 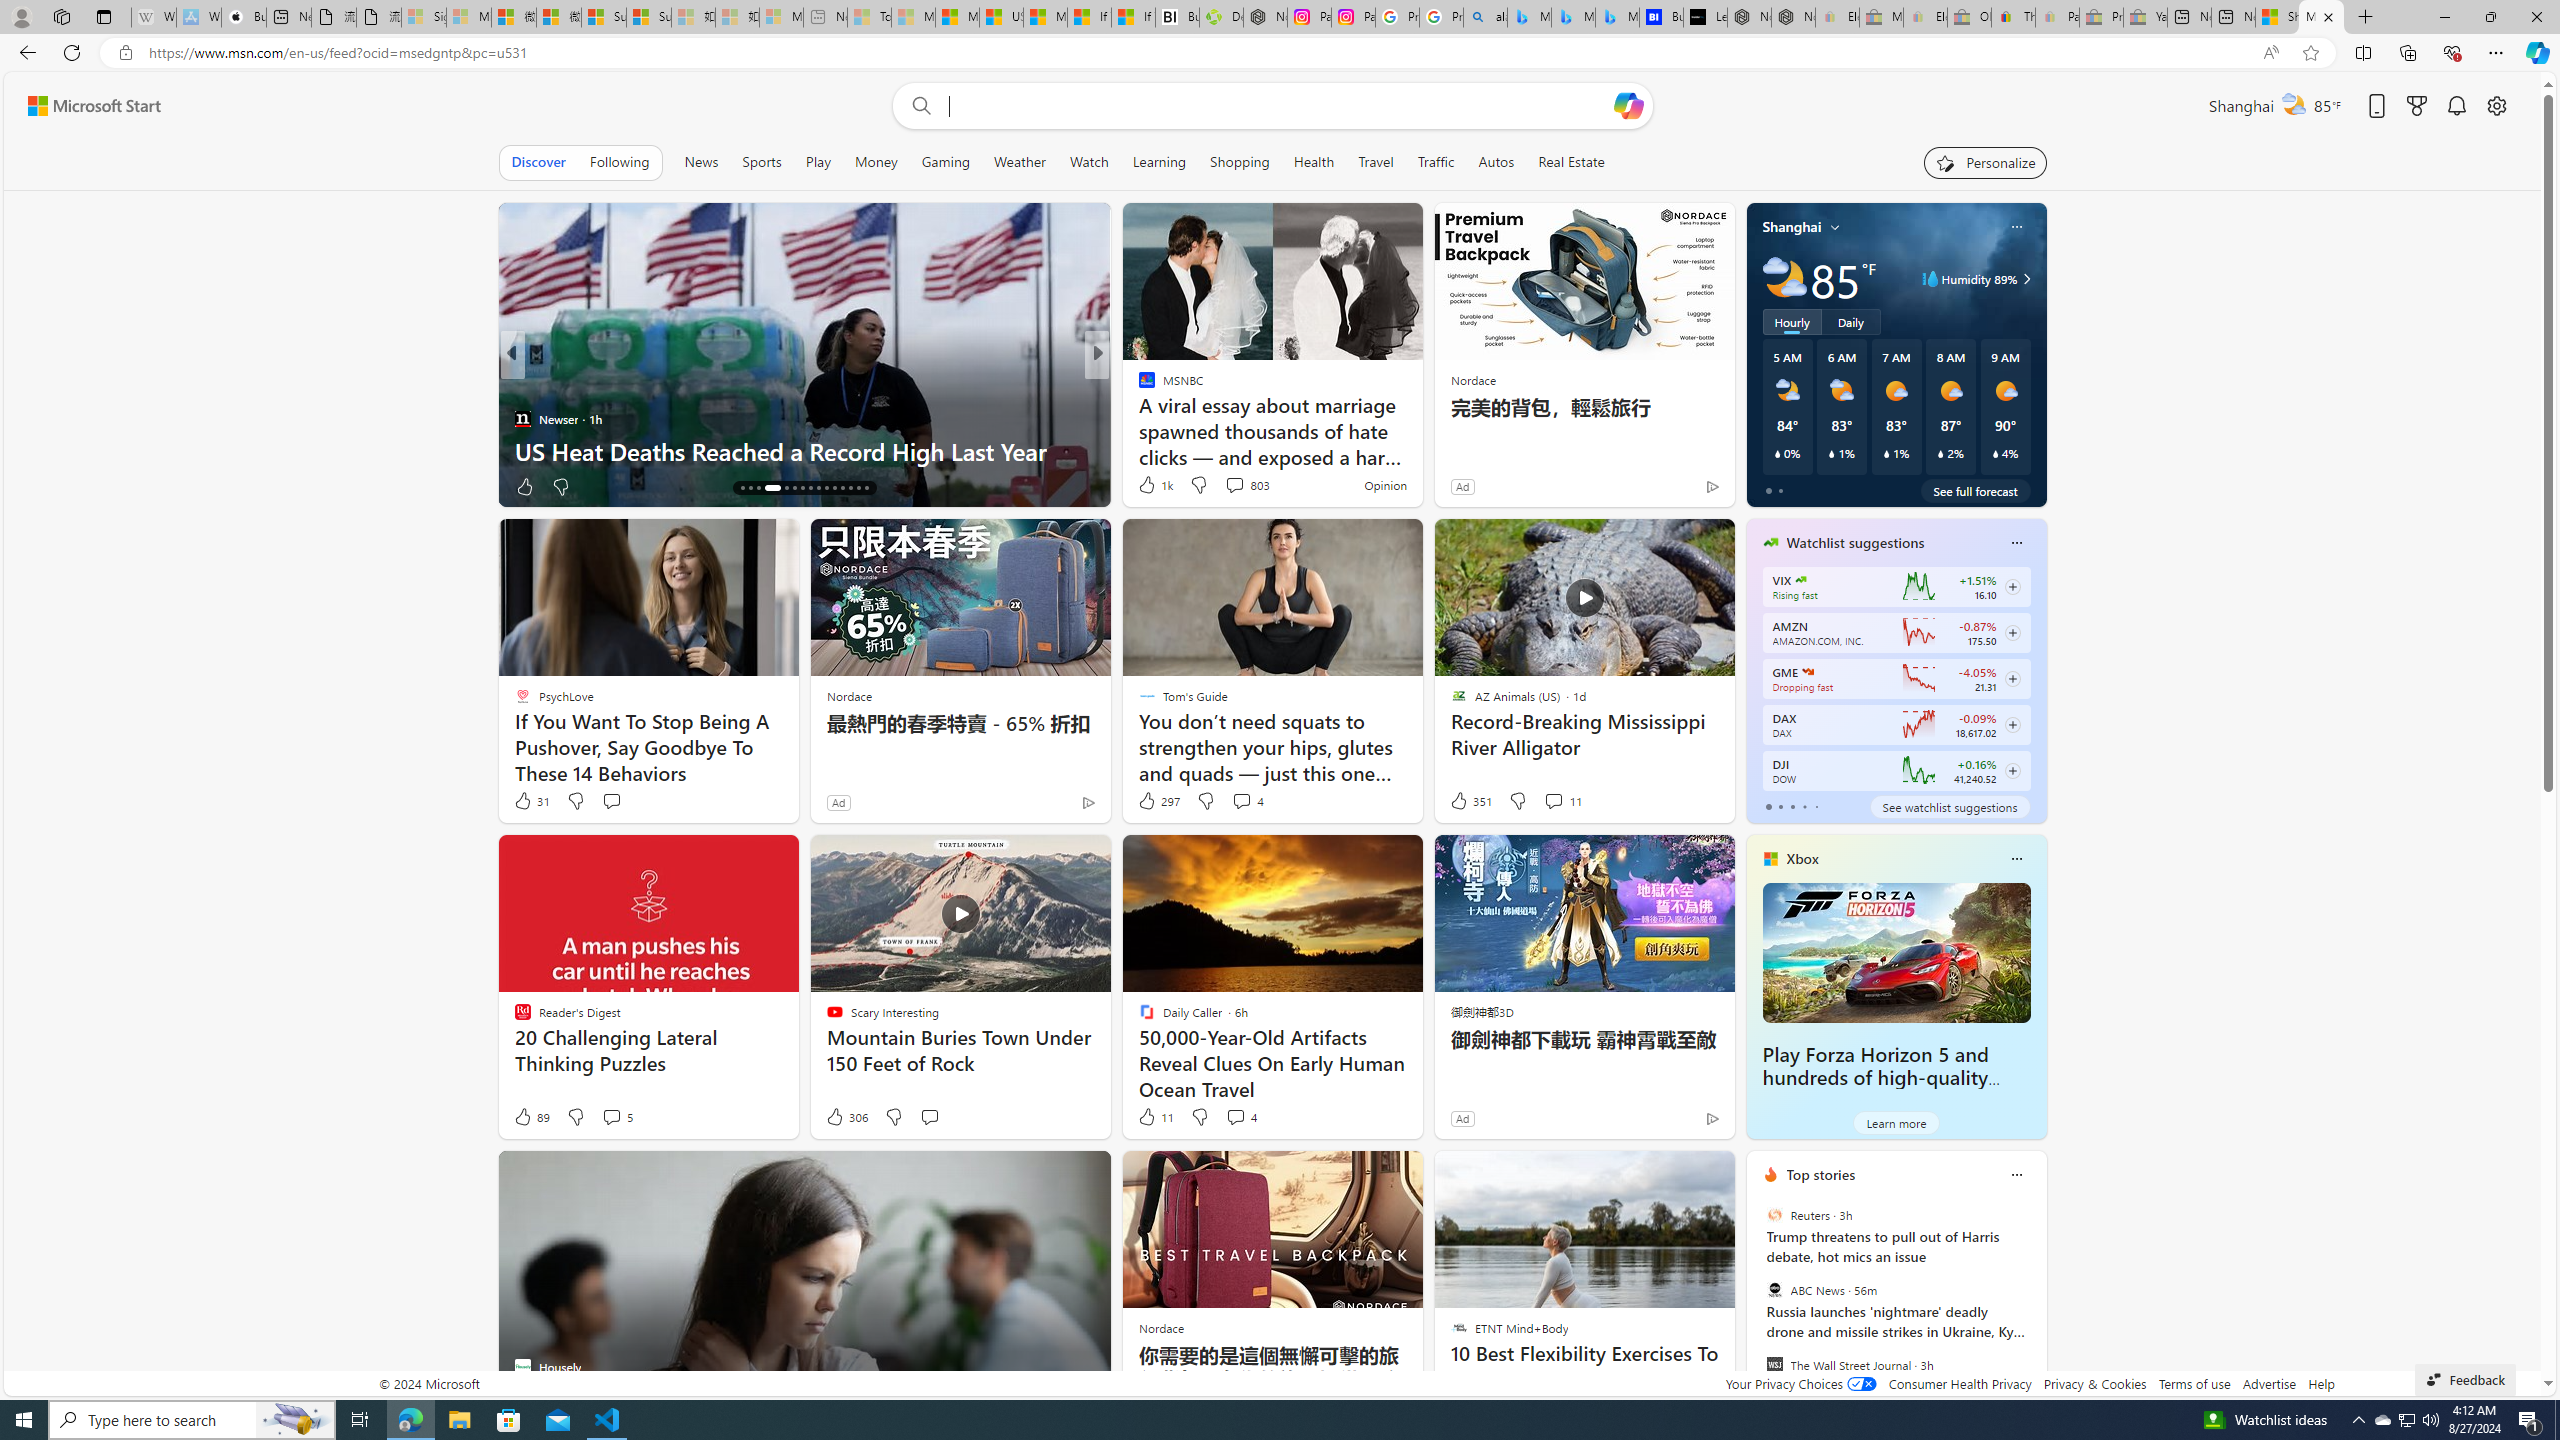 What do you see at coordinates (2144, 16) in the screenshot?
I see `'Yard, Garden & Outdoor Living - Sleeping'` at bounding box center [2144, 16].